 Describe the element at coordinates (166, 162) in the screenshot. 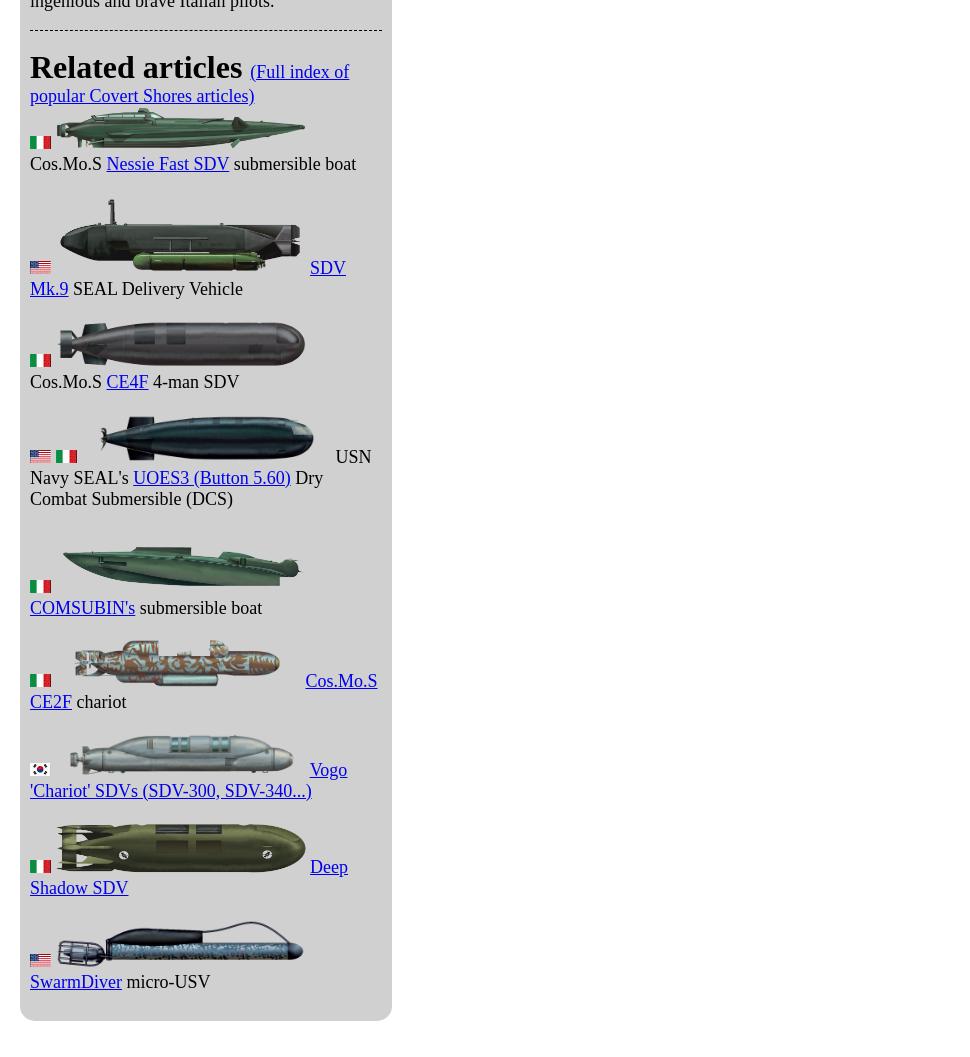

I see `'Nessie Fast SDV'` at that location.